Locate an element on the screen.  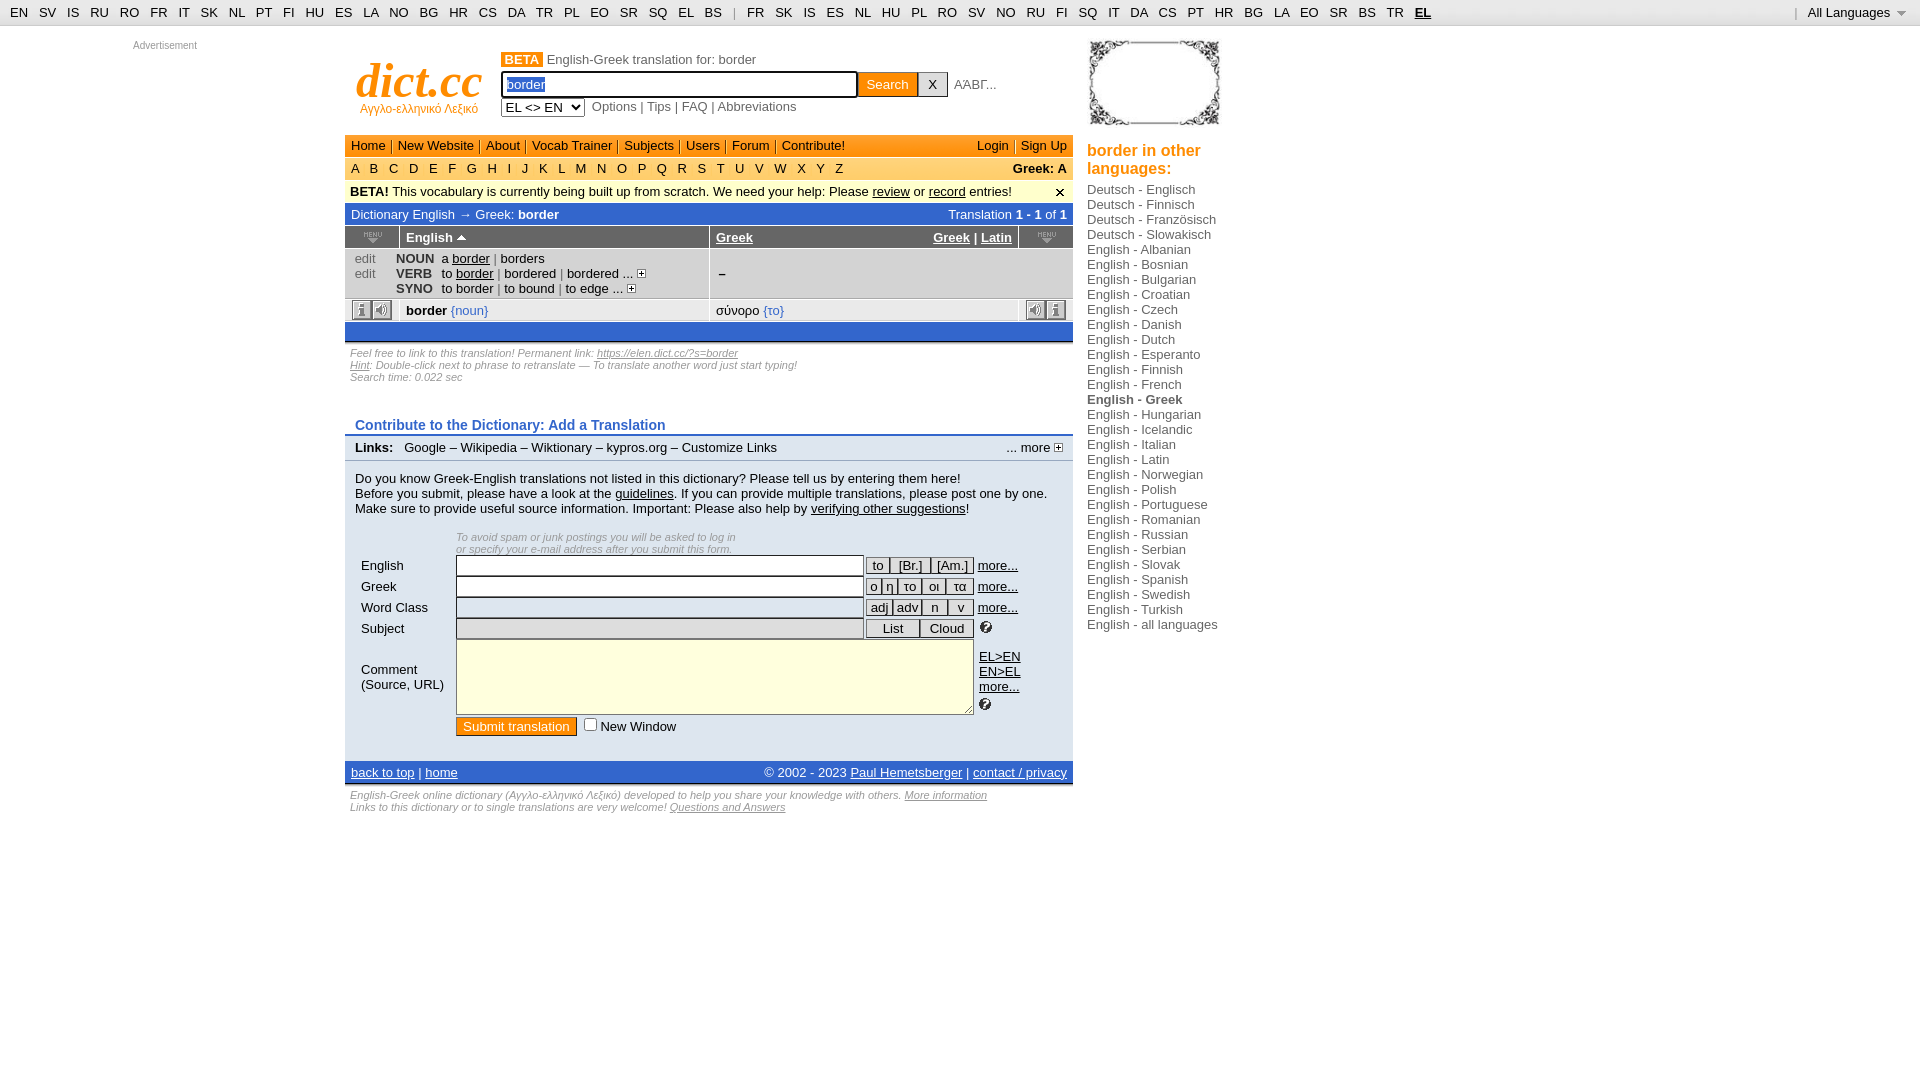
'English - Slovak' is located at coordinates (1133, 564).